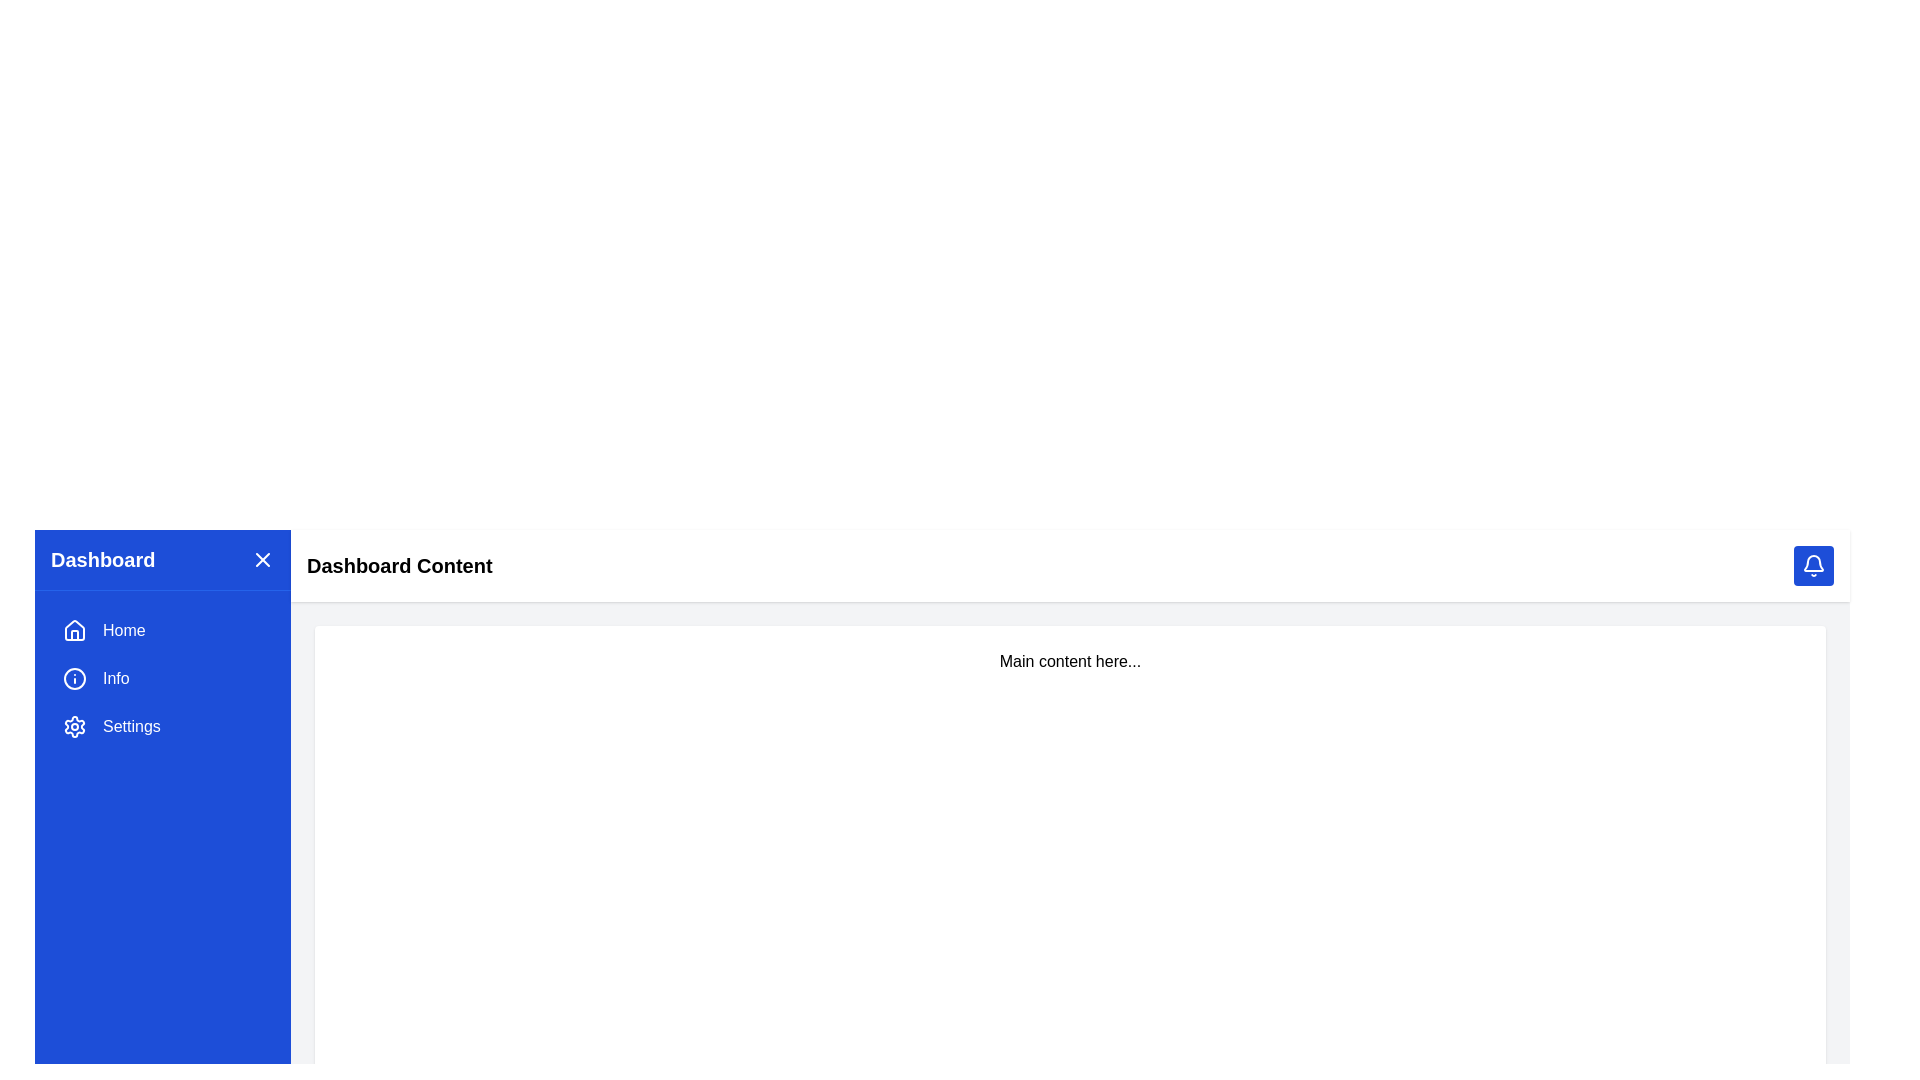  Describe the element at coordinates (115, 677) in the screenshot. I see `the 'Info' text label in the vertical navigation menu, which is displayed in white font on a blue background and positioned between 'Home' and 'Settings'` at that location.